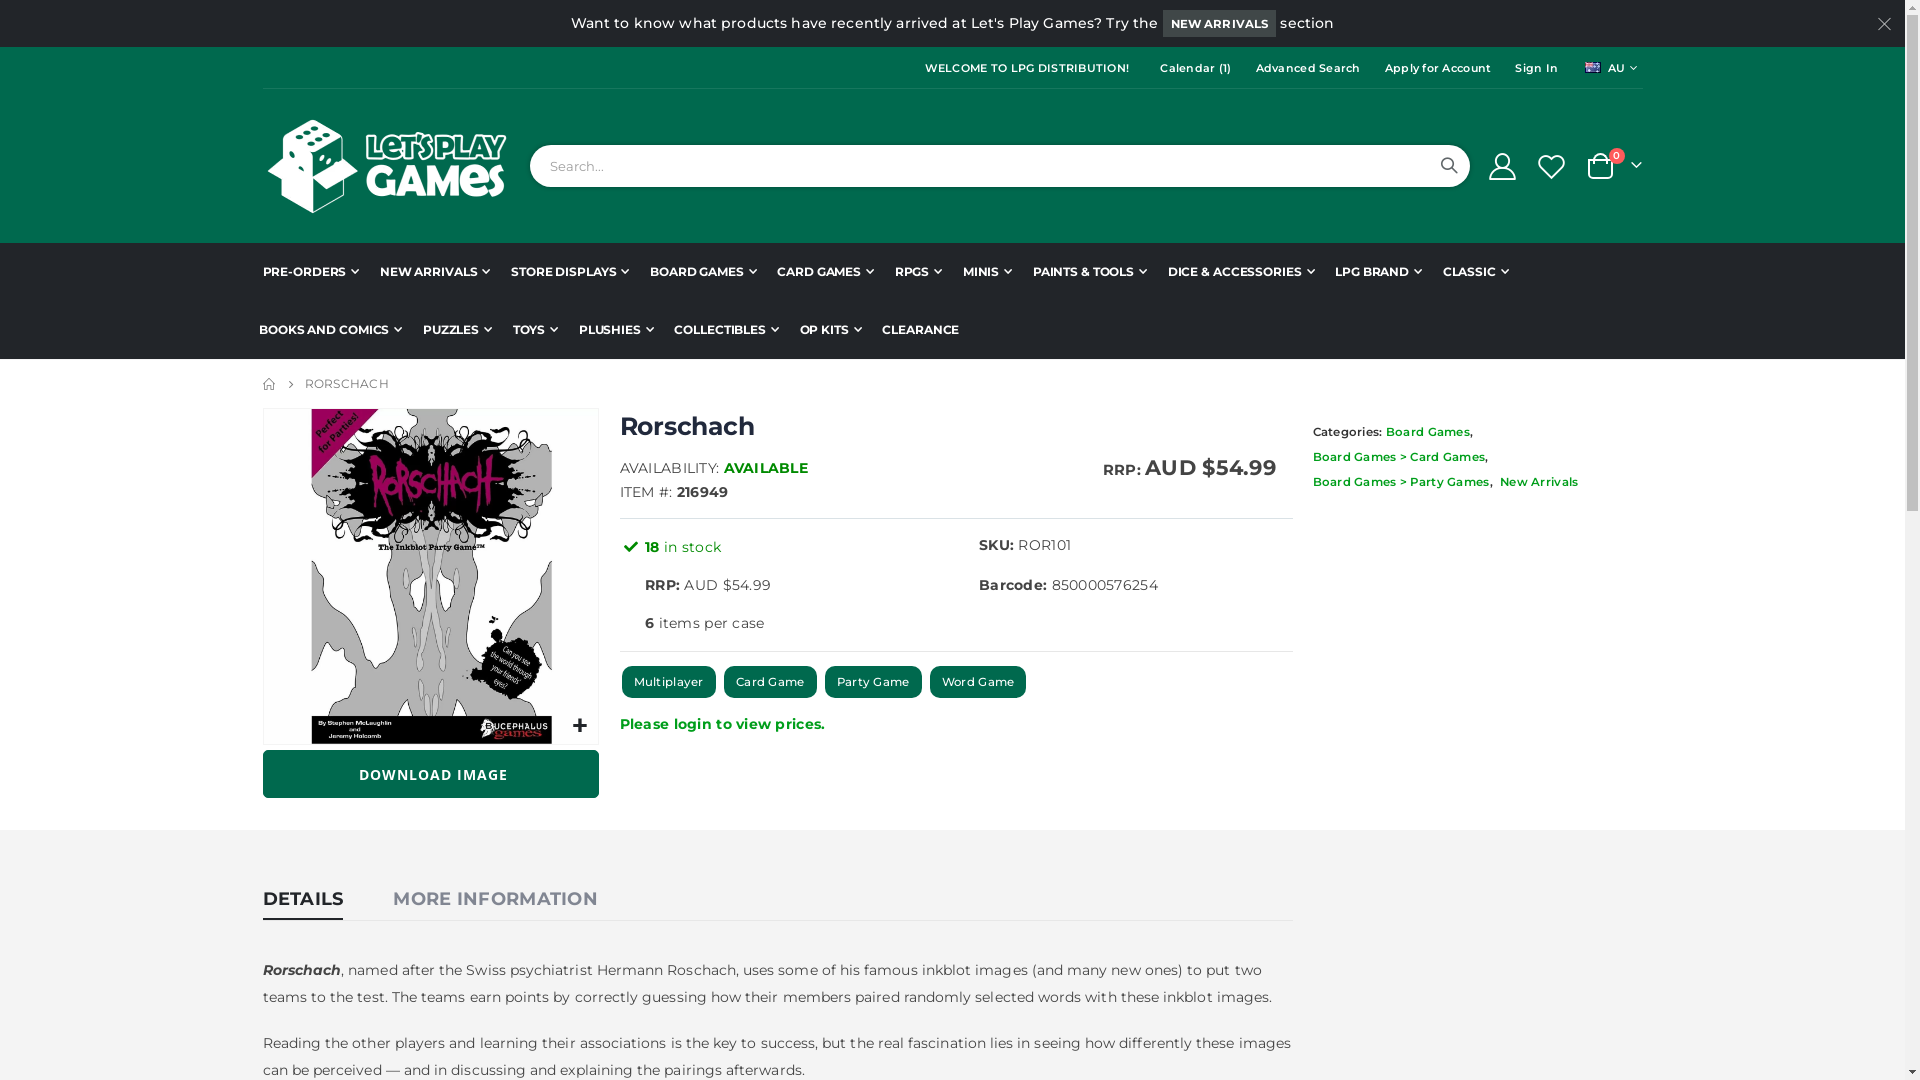 The width and height of the screenshot is (1920, 1080). Describe the element at coordinates (724, 329) in the screenshot. I see `'COLLECTIBLES'` at that location.